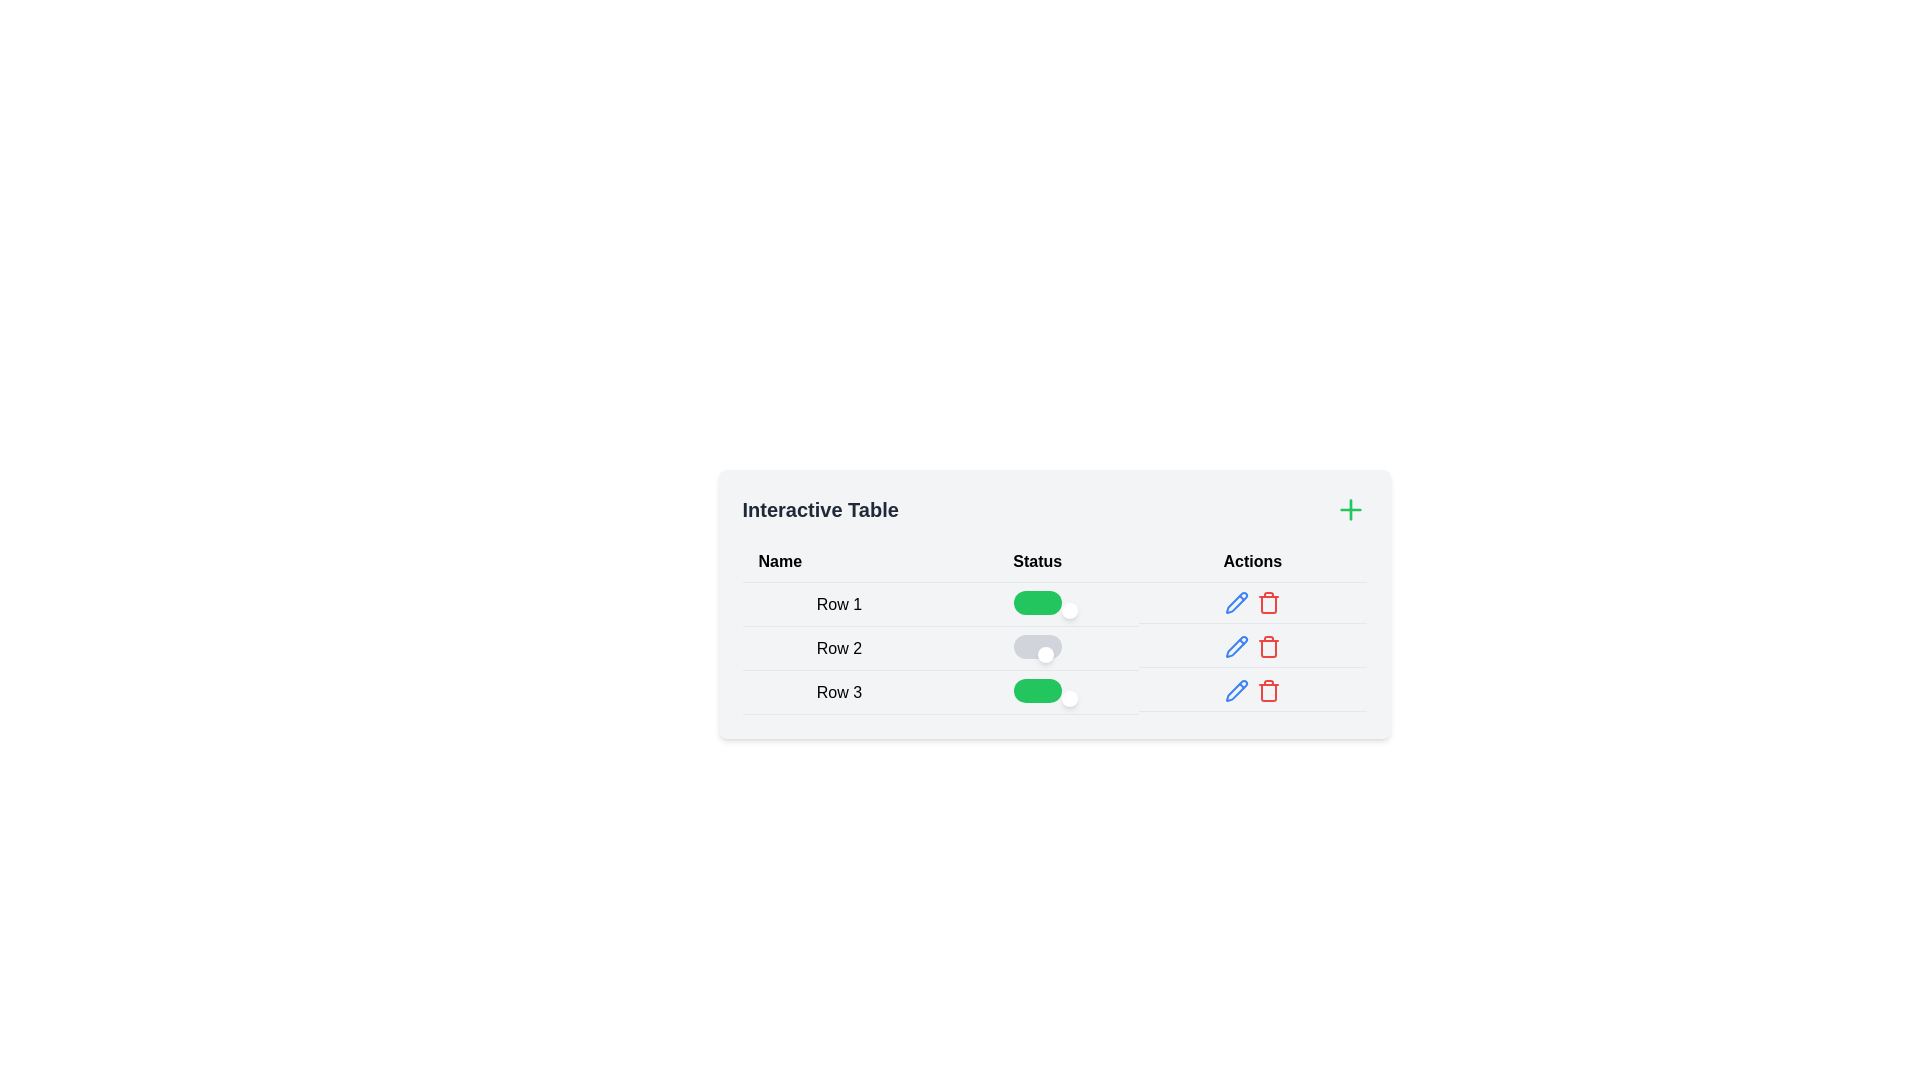  I want to click on the green toggle switch styled as a rounded rectangular slider located next to the 'Row 1' label, so click(1053, 603).